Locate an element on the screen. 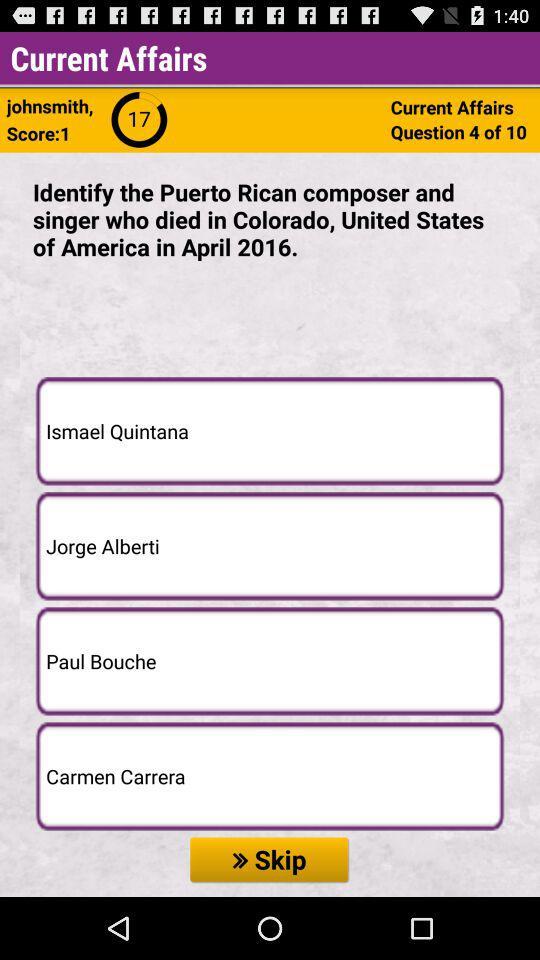 The height and width of the screenshot is (960, 540). jorge alberti is located at coordinates (270, 545).